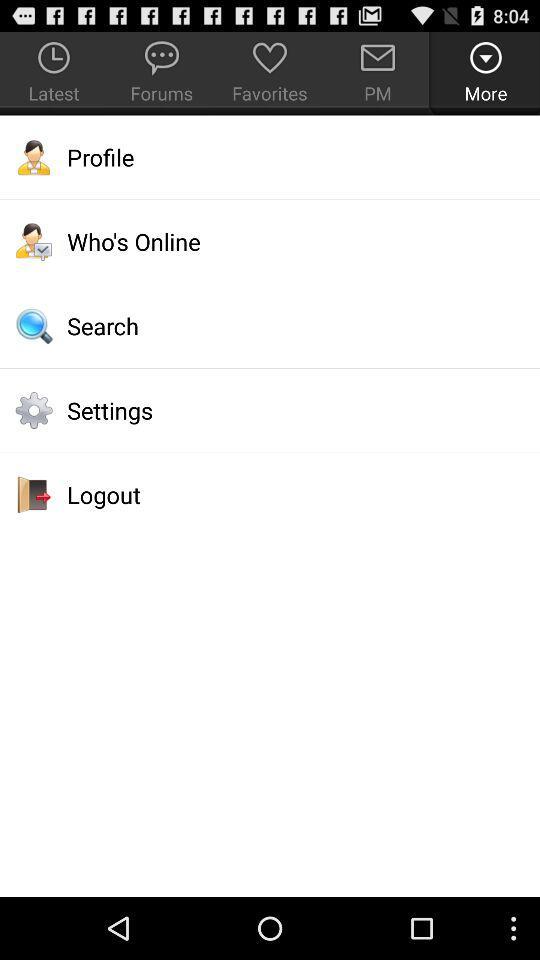  I want to click on item below the   settings item, so click(270, 493).